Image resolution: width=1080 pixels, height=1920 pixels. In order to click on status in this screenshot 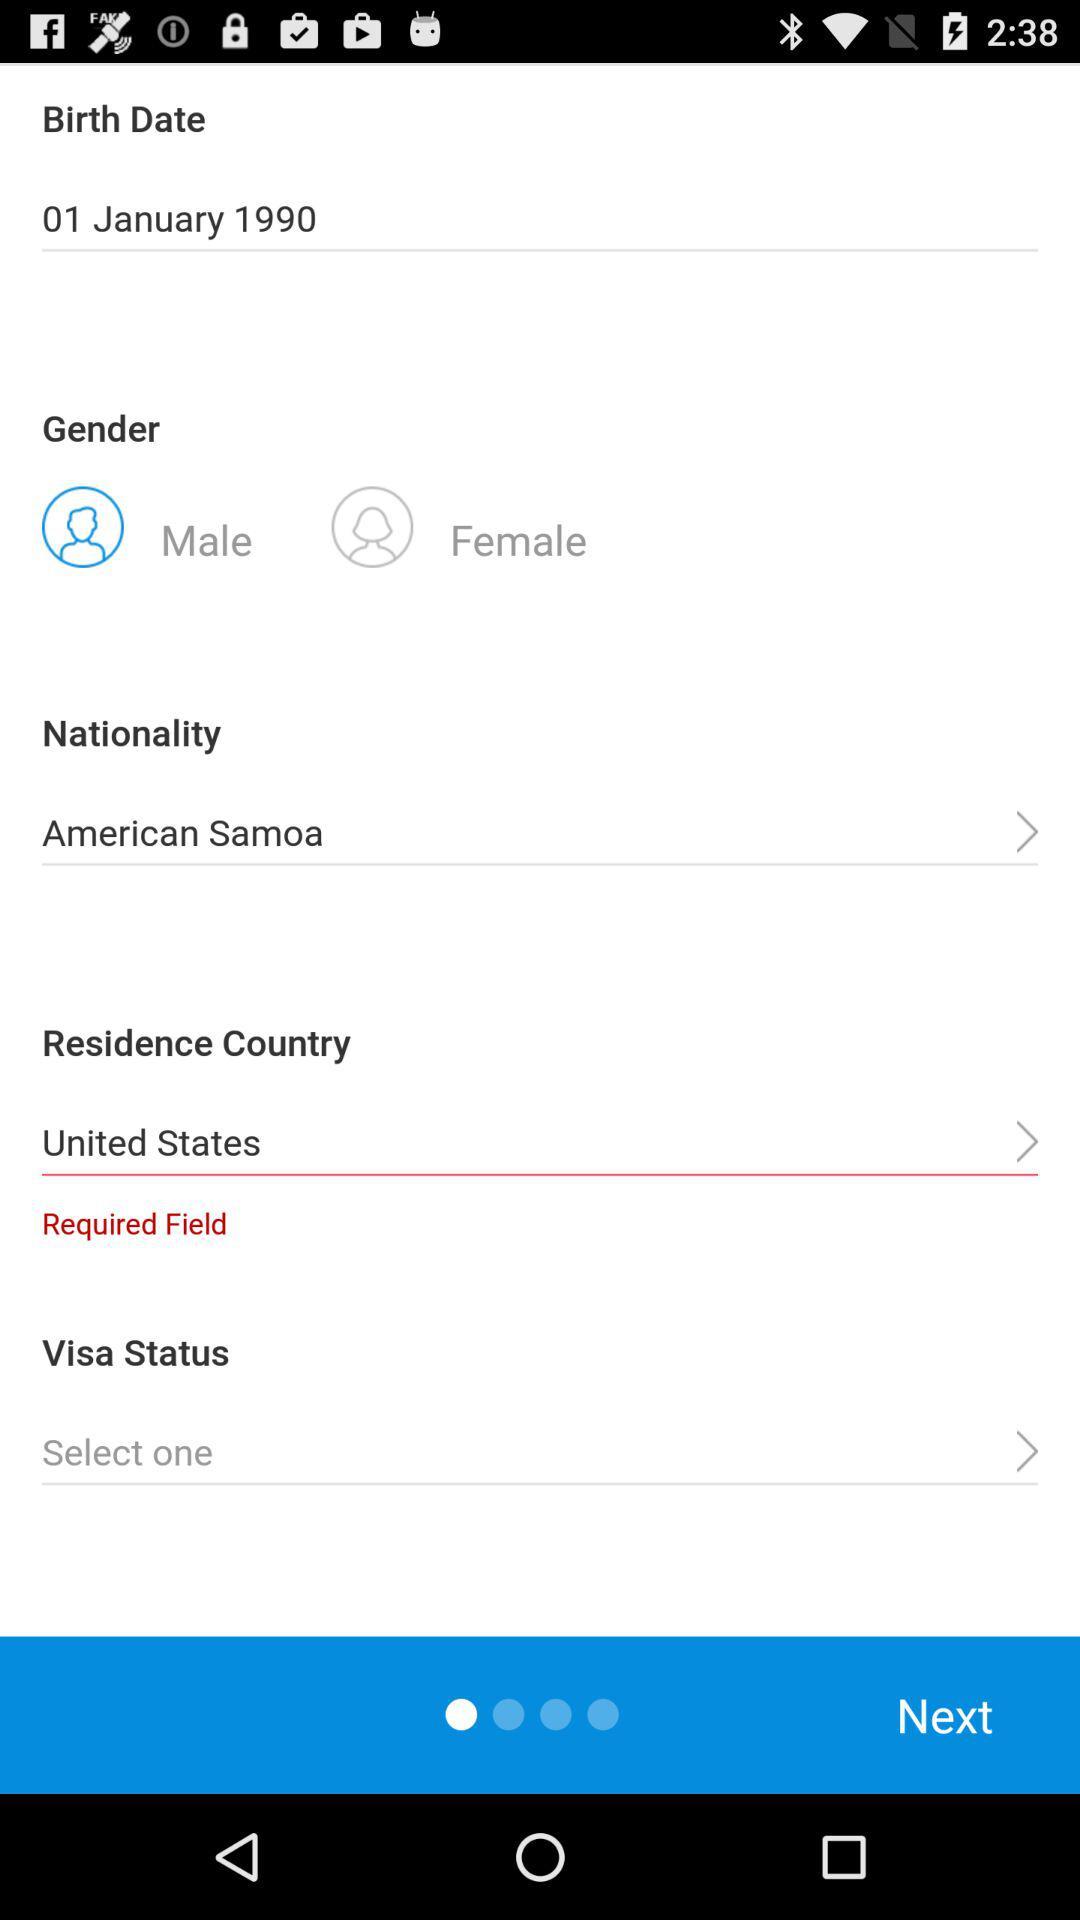, I will do `click(540, 1452)`.